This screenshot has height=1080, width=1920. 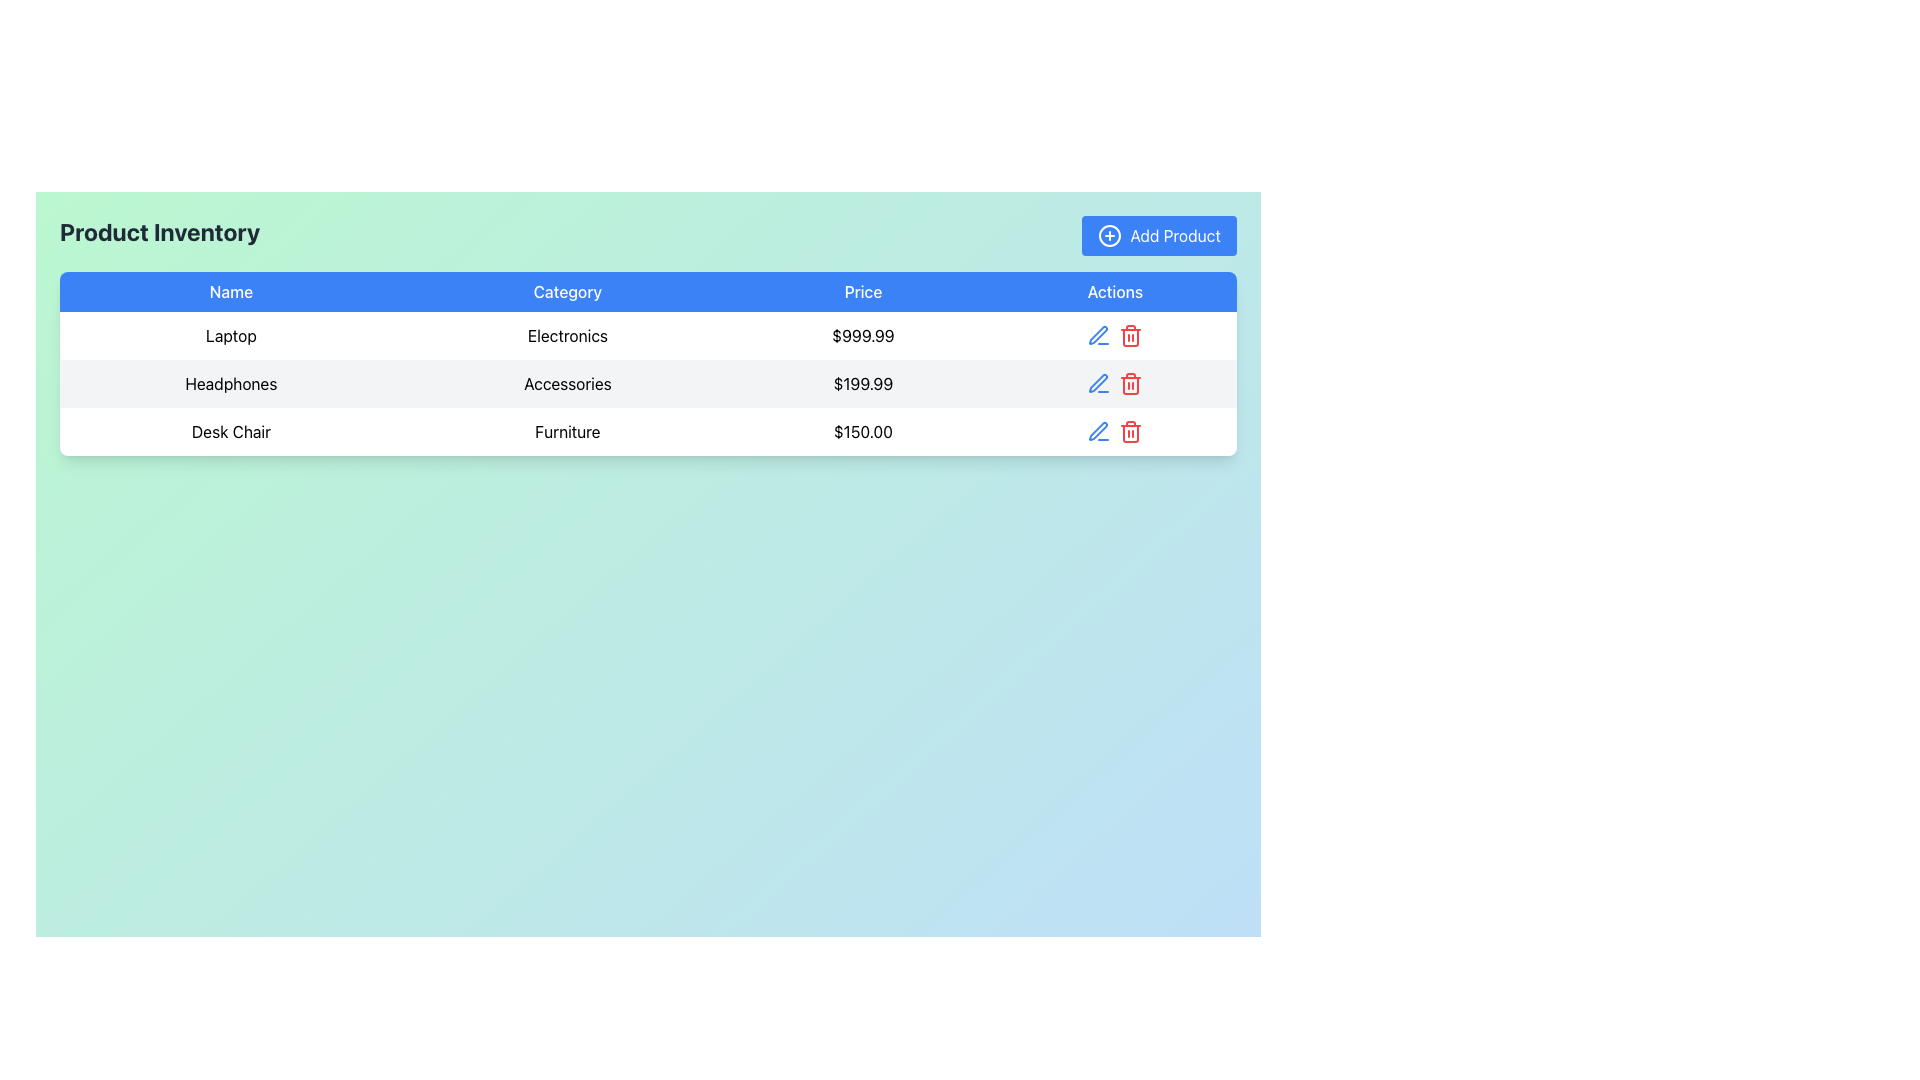 What do you see at coordinates (566, 334) in the screenshot?
I see `the 'Electronics' text label in the 'Category' column of the 'Product Inventory' table, which is positioned in the second cell of the row corresponding to 'Laptop'` at bounding box center [566, 334].